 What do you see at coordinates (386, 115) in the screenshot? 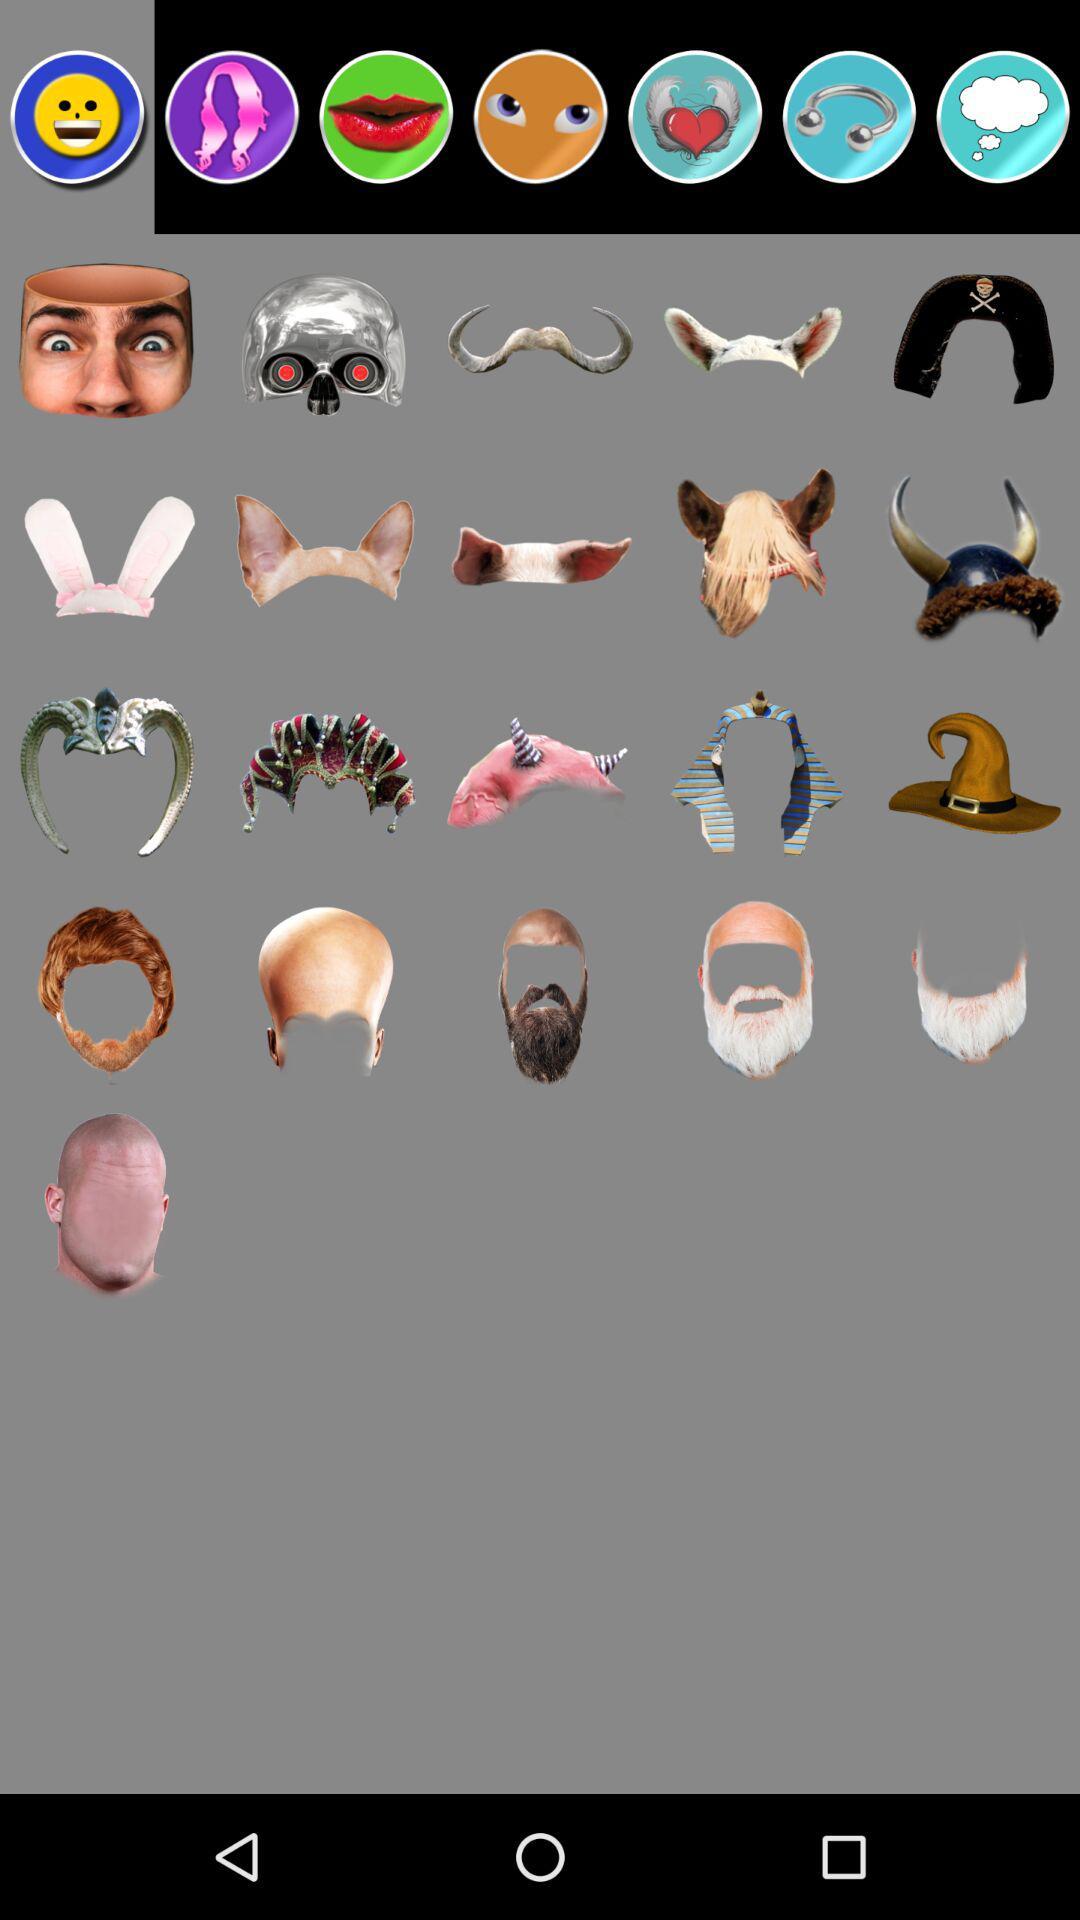
I see `mouth shape` at bounding box center [386, 115].